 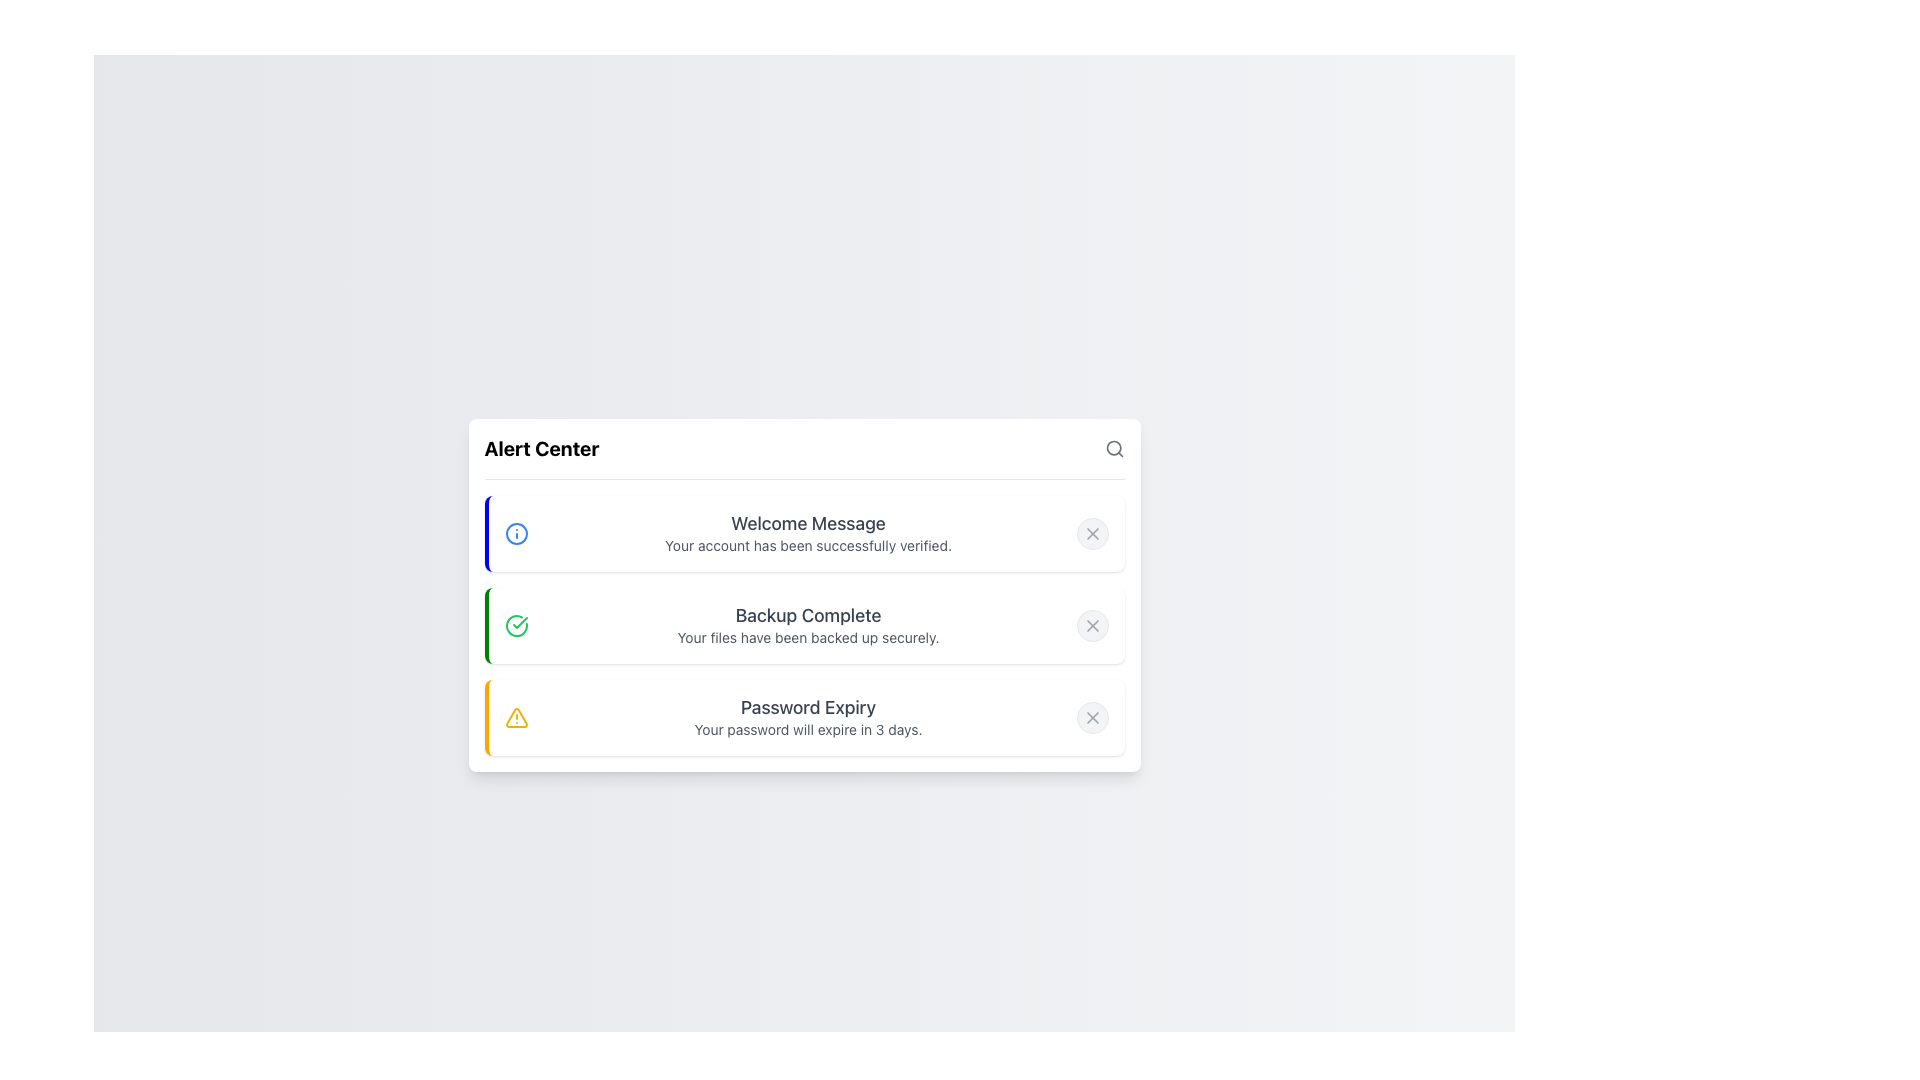 What do you see at coordinates (808, 729) in the screenshot?
I see `the static text element that informs the user about impending password expiration, which is the second line of text in the 'Password Expiry' notification card` at bounding box center [808, 729].